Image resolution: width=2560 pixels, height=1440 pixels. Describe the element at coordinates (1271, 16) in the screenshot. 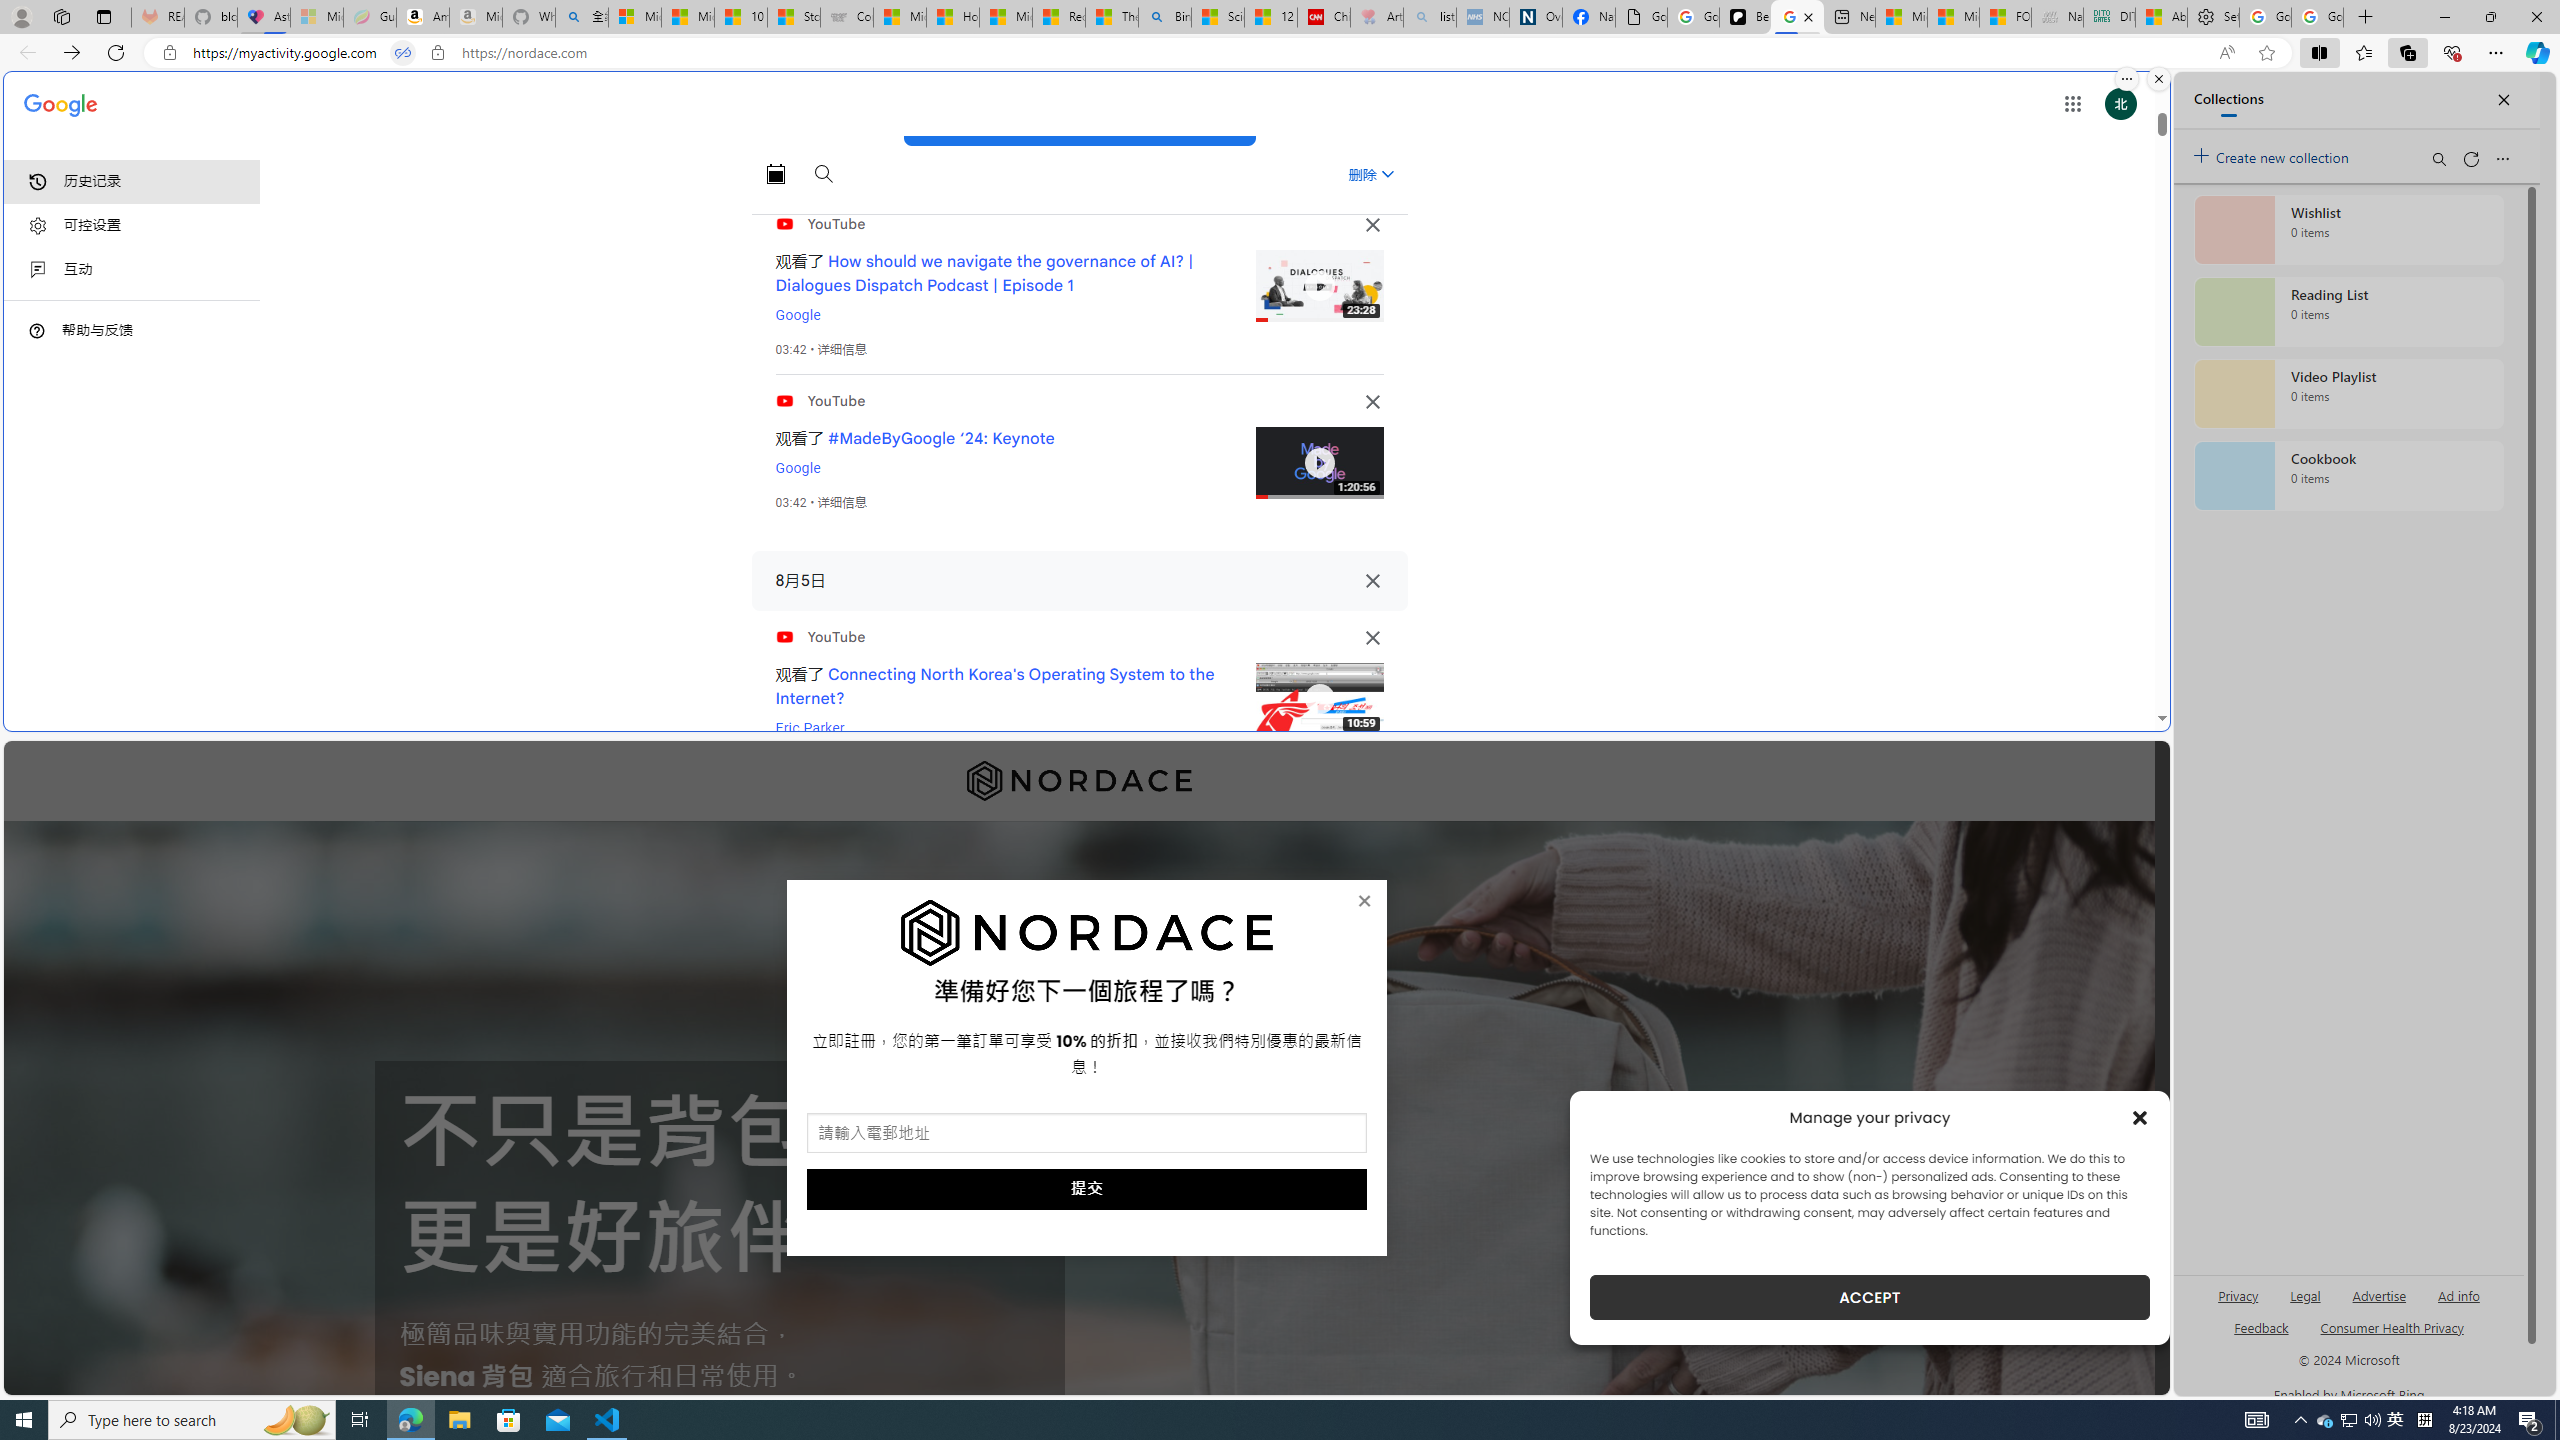

I see `'12 Popular Science Lies that Must be Corrected'` at that location.